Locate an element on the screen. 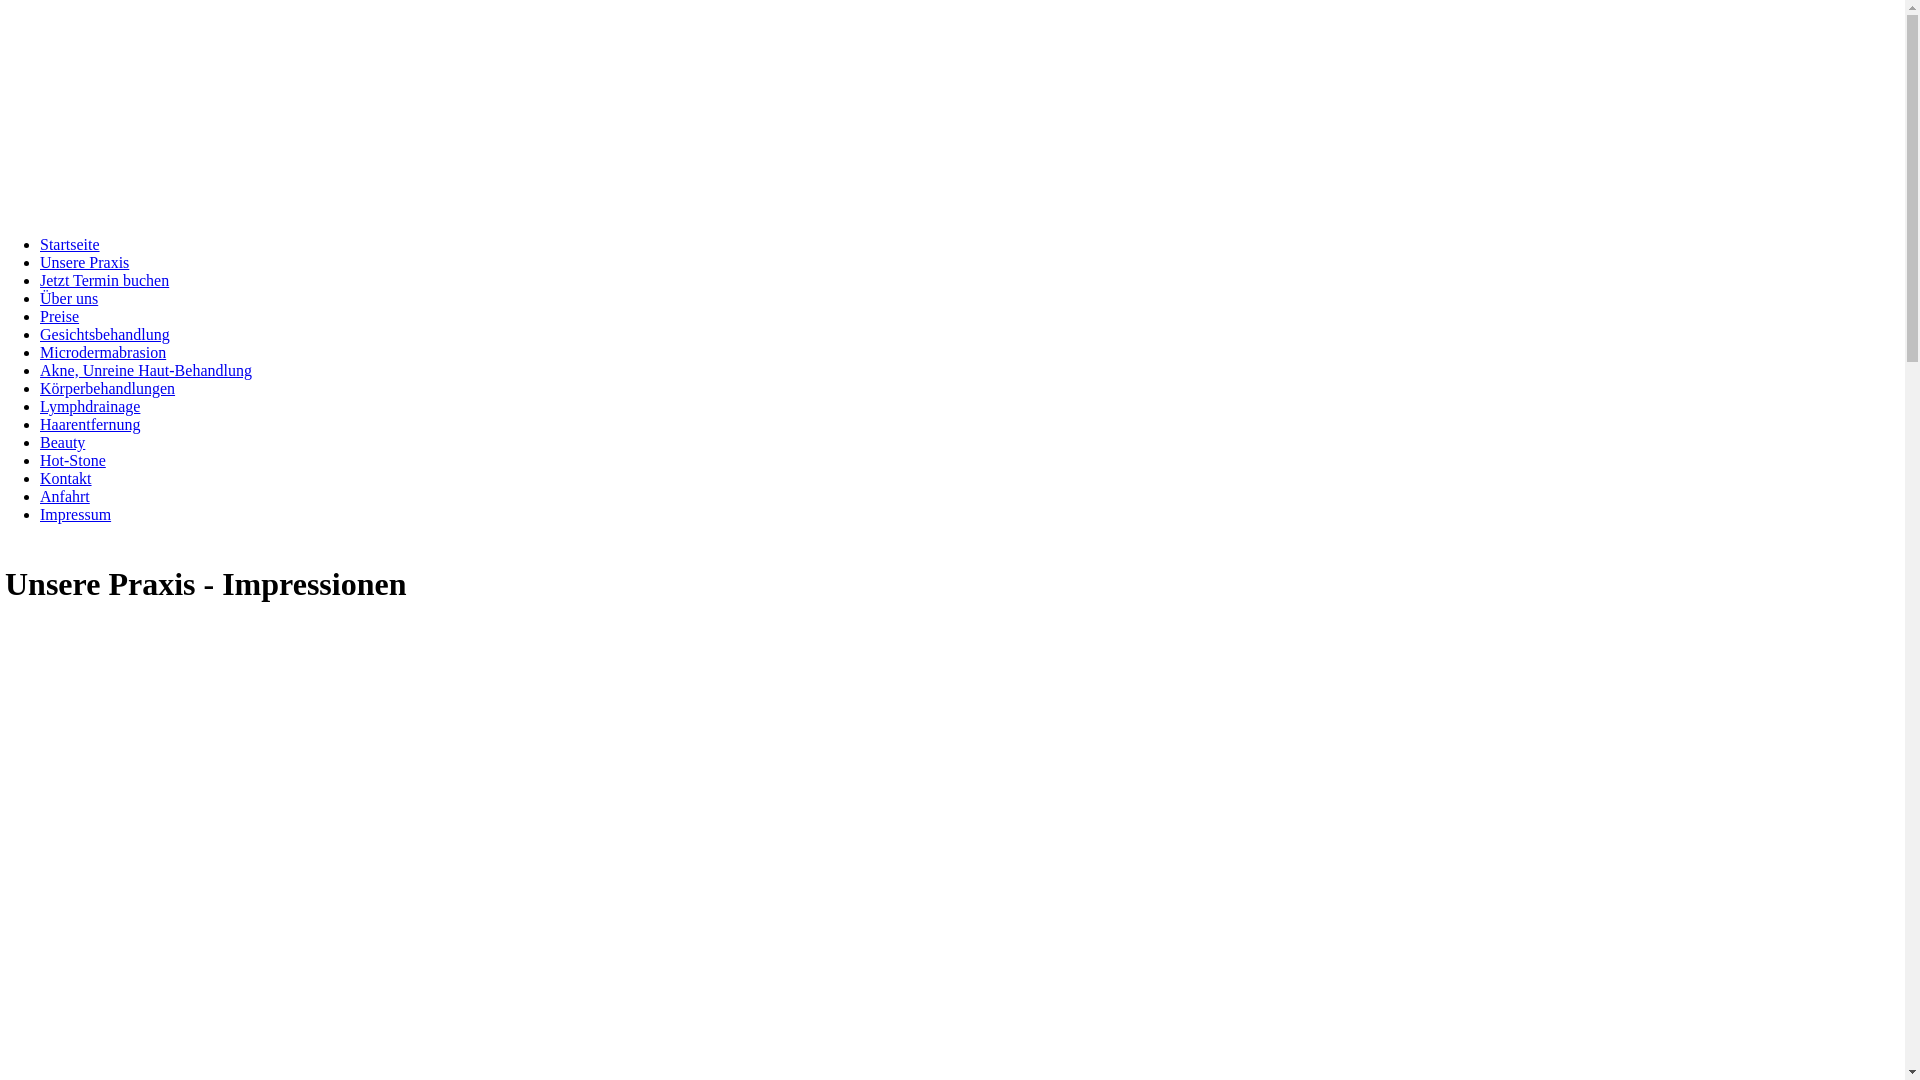 The height and width of the screenshot is (1080, 1920). 'Impressum' is located at coordinates (75, 513).